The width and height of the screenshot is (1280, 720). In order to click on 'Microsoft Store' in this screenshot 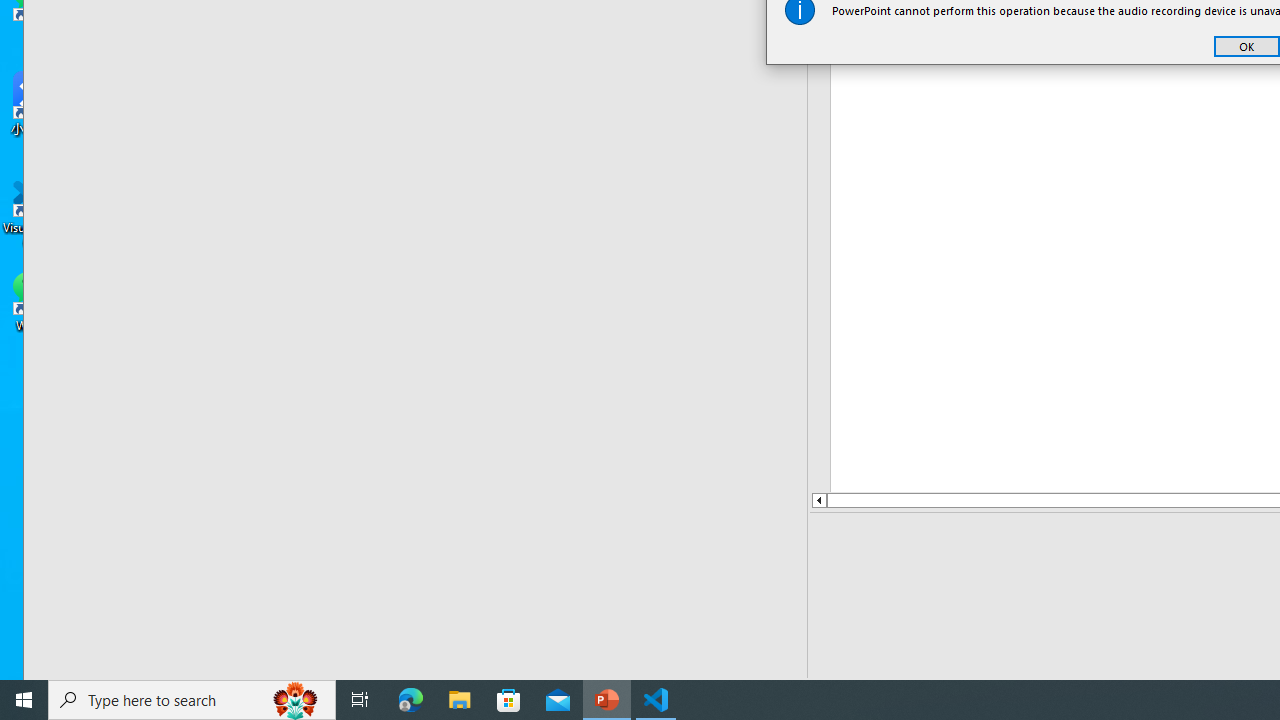, I will do `click(509, 698)`.